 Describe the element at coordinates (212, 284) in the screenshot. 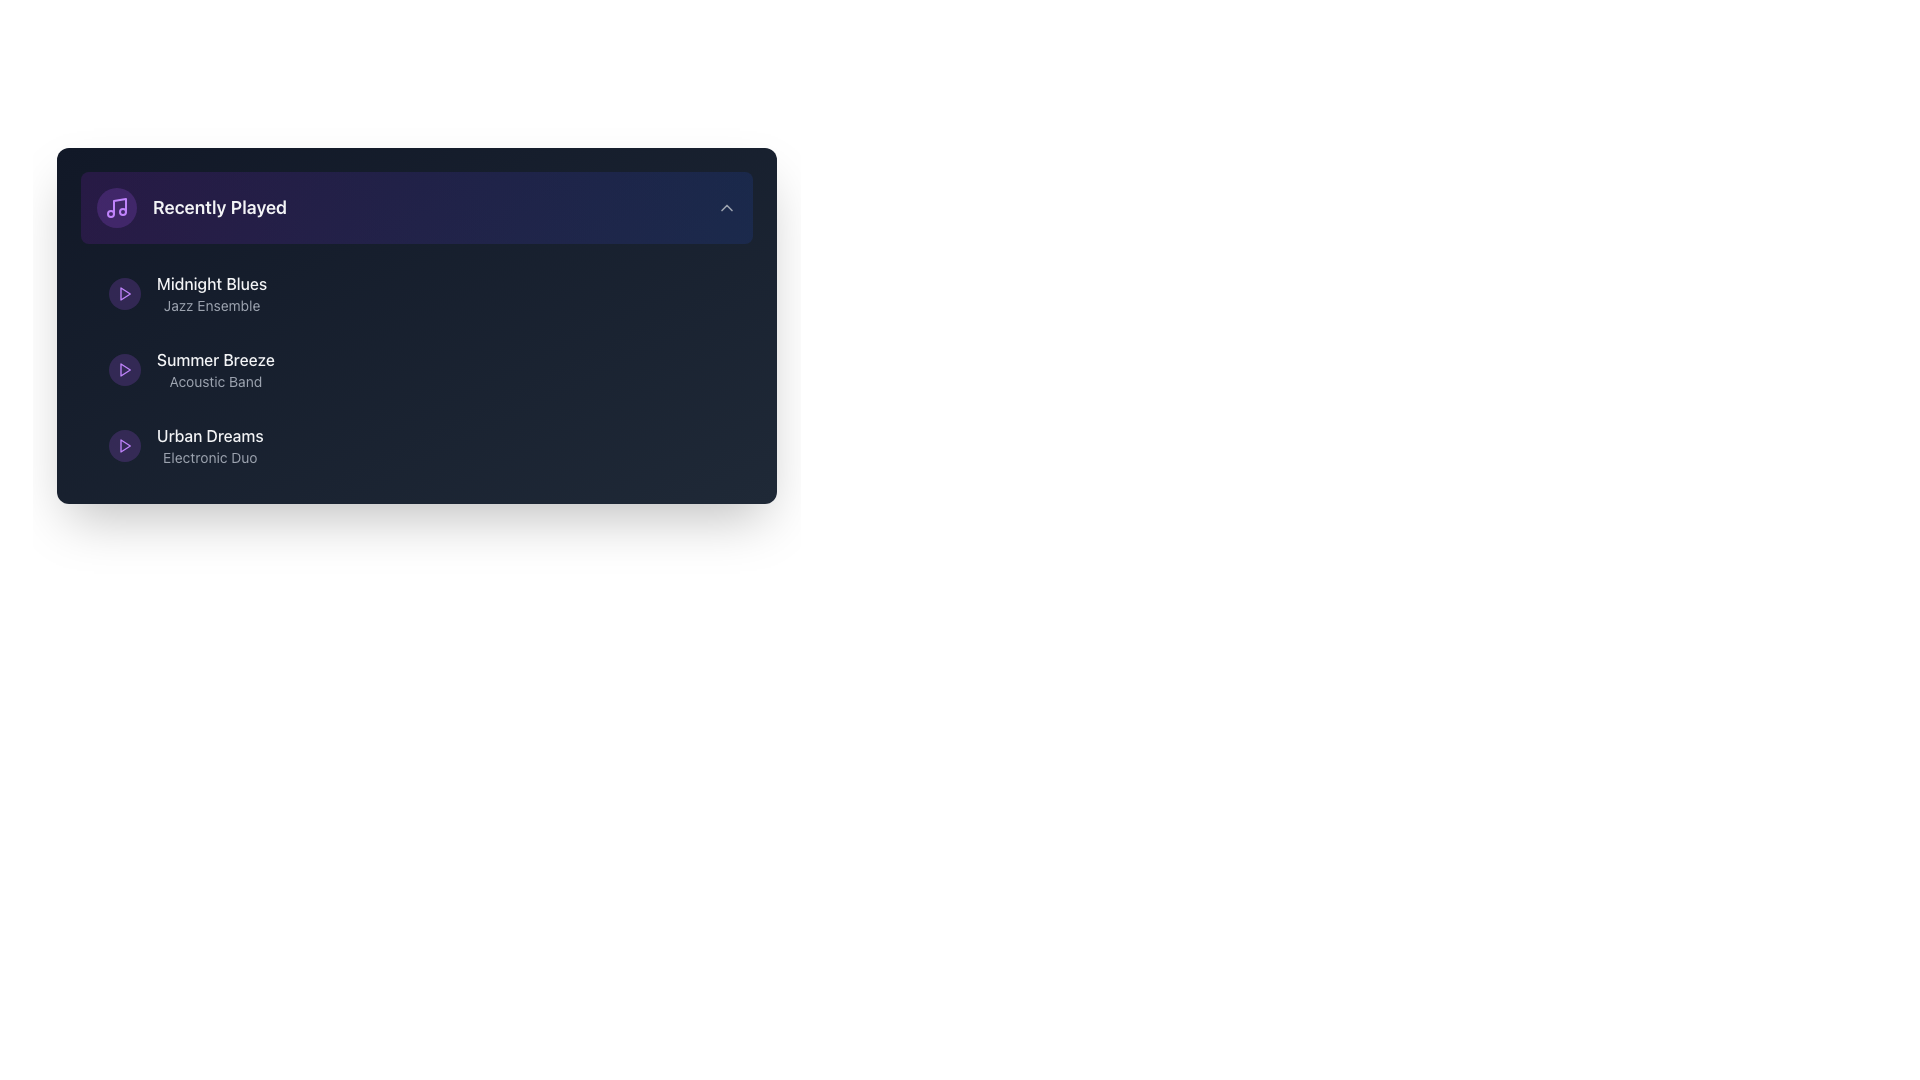

I see `text label displaying the title 'Midnight Blues', which is styled in light gray font and is the primary title in the first entry of the 'Recently Played' section` at that location.